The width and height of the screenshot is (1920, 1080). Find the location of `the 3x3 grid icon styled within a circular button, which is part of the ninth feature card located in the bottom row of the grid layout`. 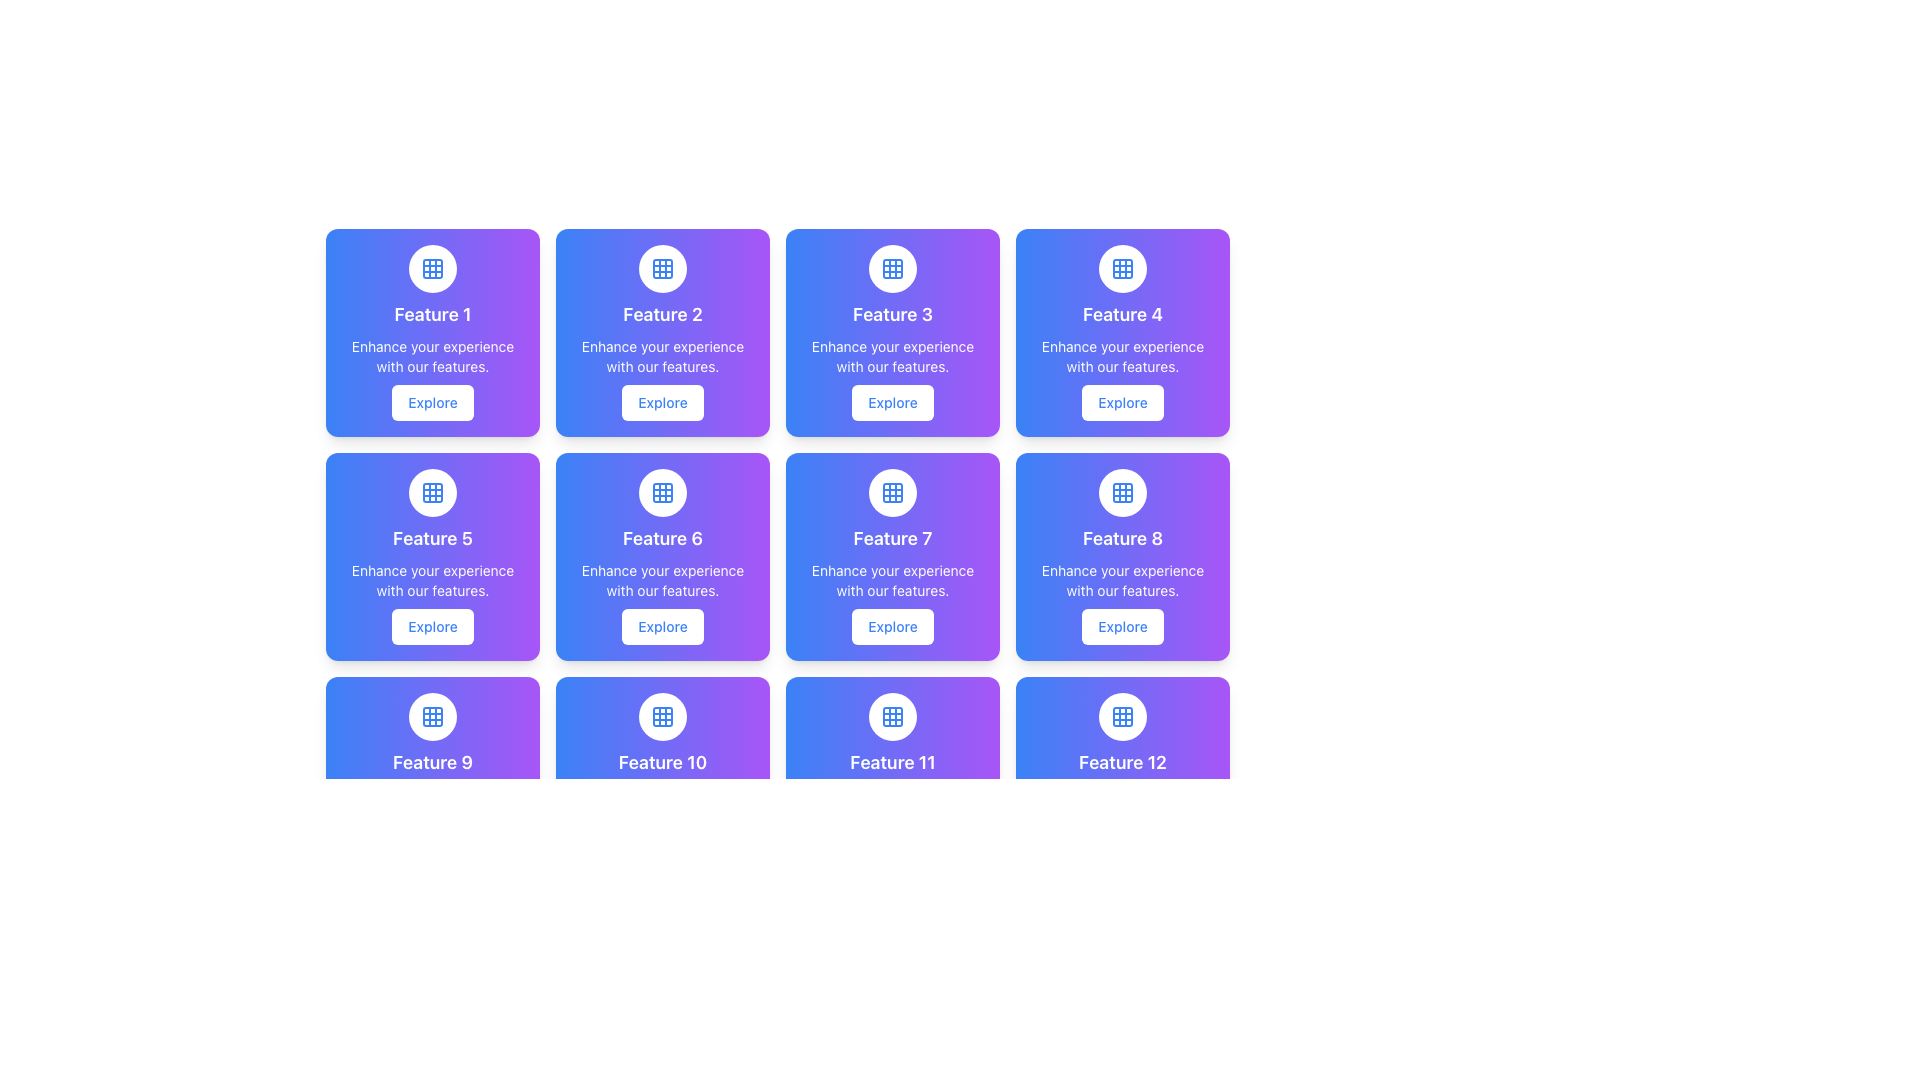

the 3x3 grid icon styled within a circular button, which is part of the ninth feature card located in the bottom row of the grid layout is located at coordinates (431, 716).